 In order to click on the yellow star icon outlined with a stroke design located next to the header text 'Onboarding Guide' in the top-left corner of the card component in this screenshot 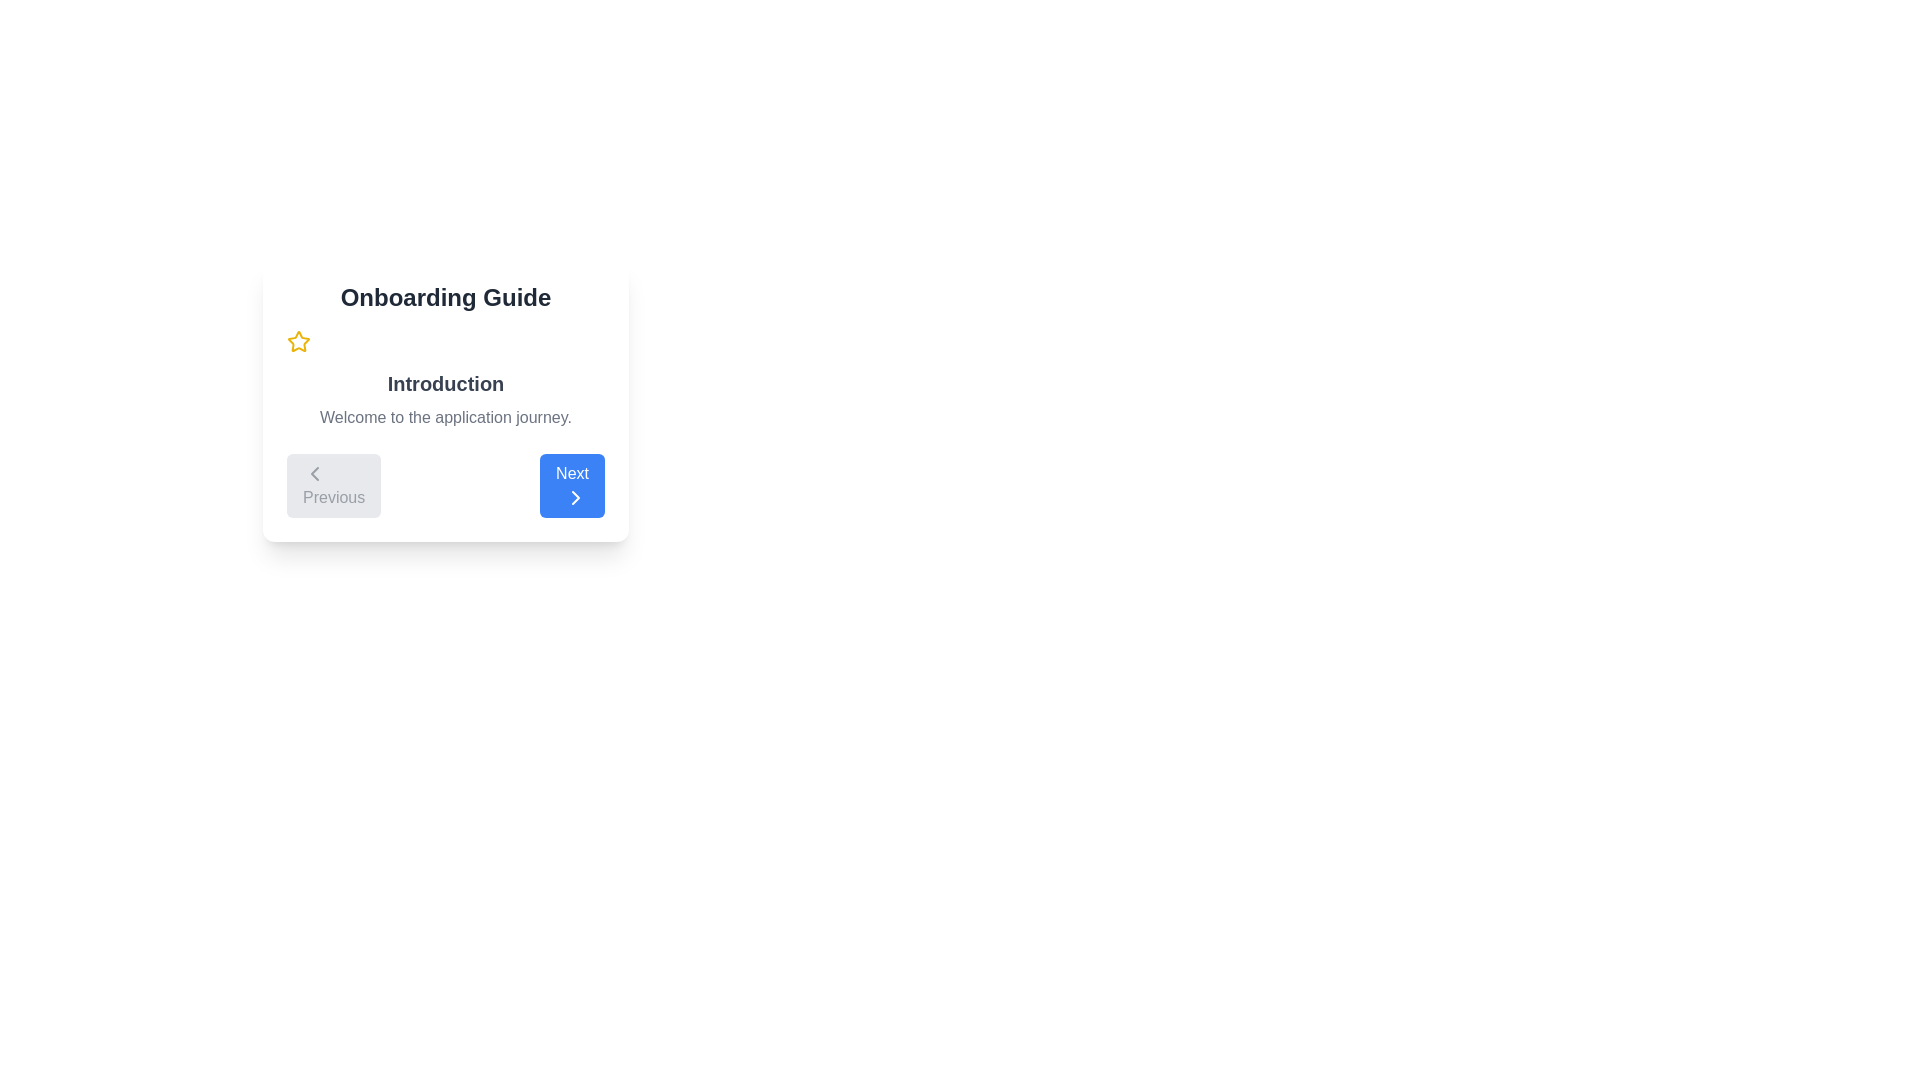, I will do `click(297, 340)`.